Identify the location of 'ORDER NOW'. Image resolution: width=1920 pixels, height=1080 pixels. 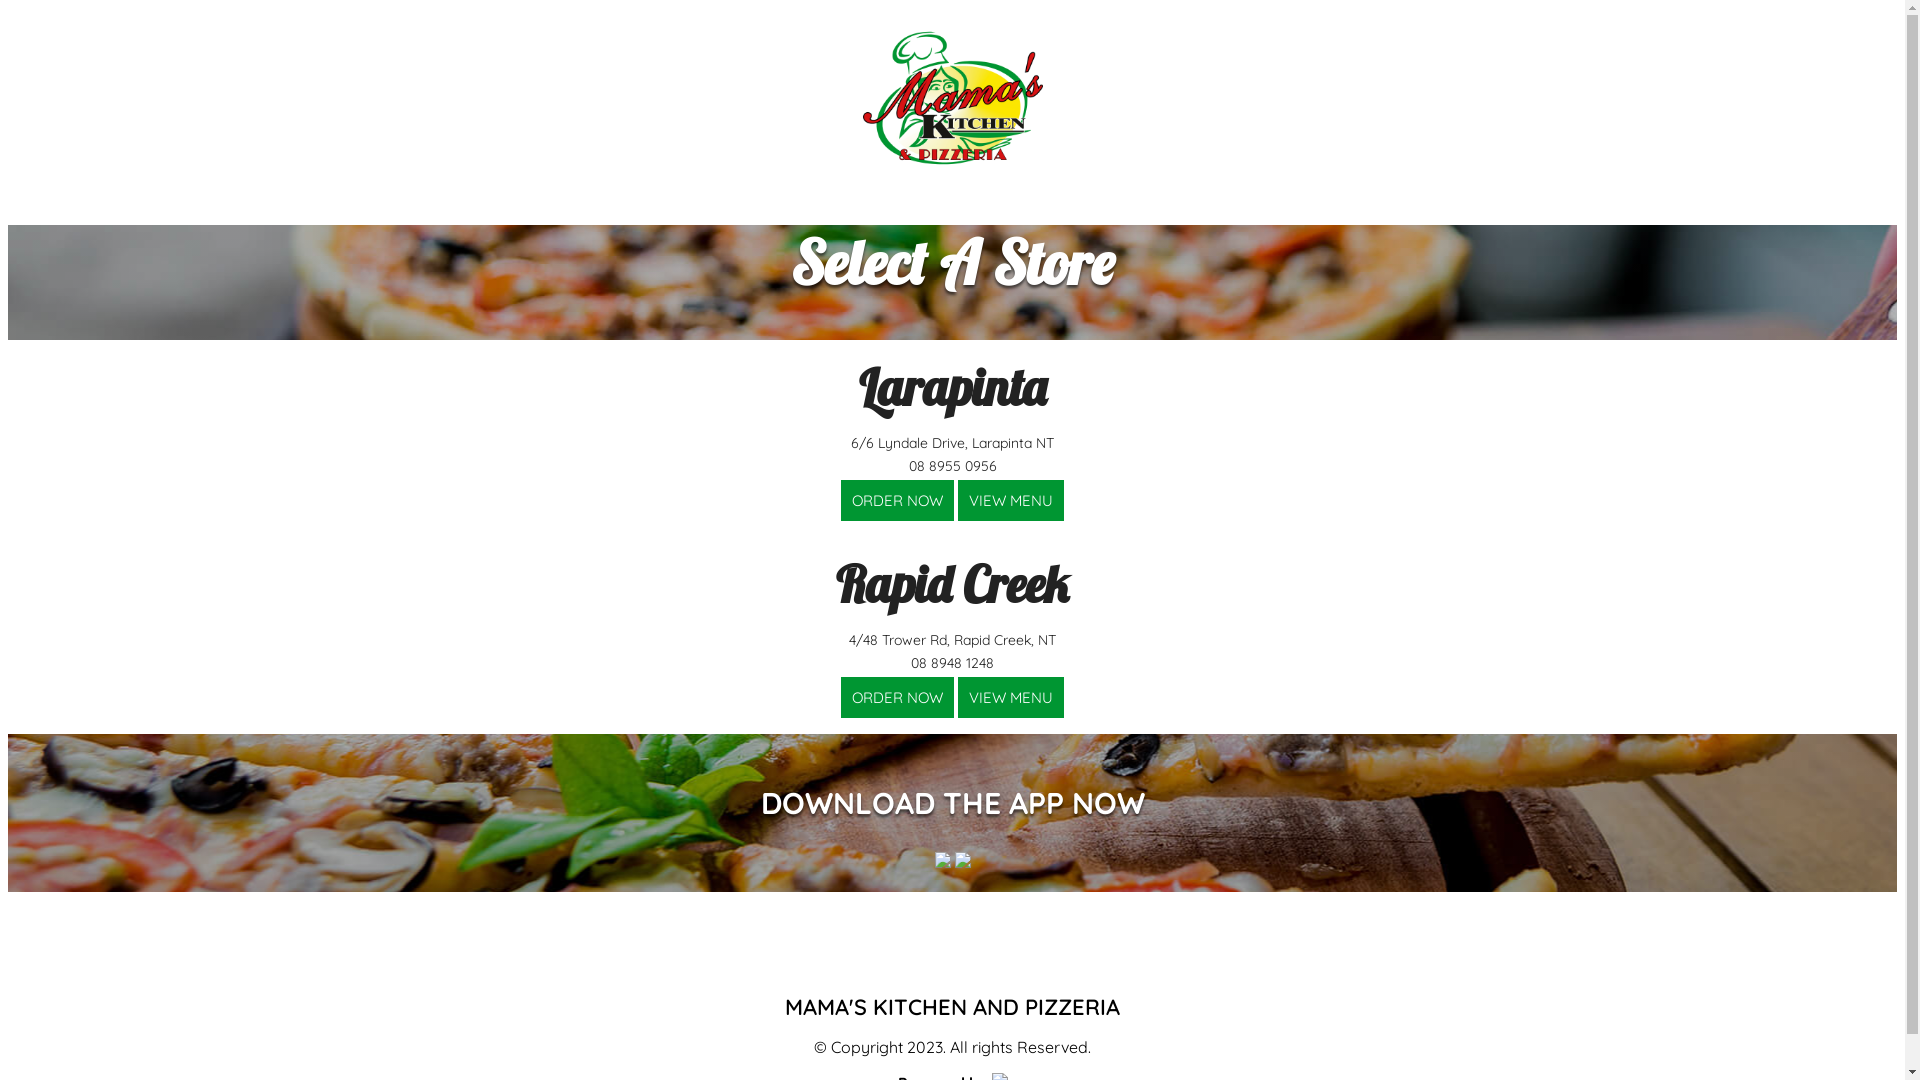
(896, 696).